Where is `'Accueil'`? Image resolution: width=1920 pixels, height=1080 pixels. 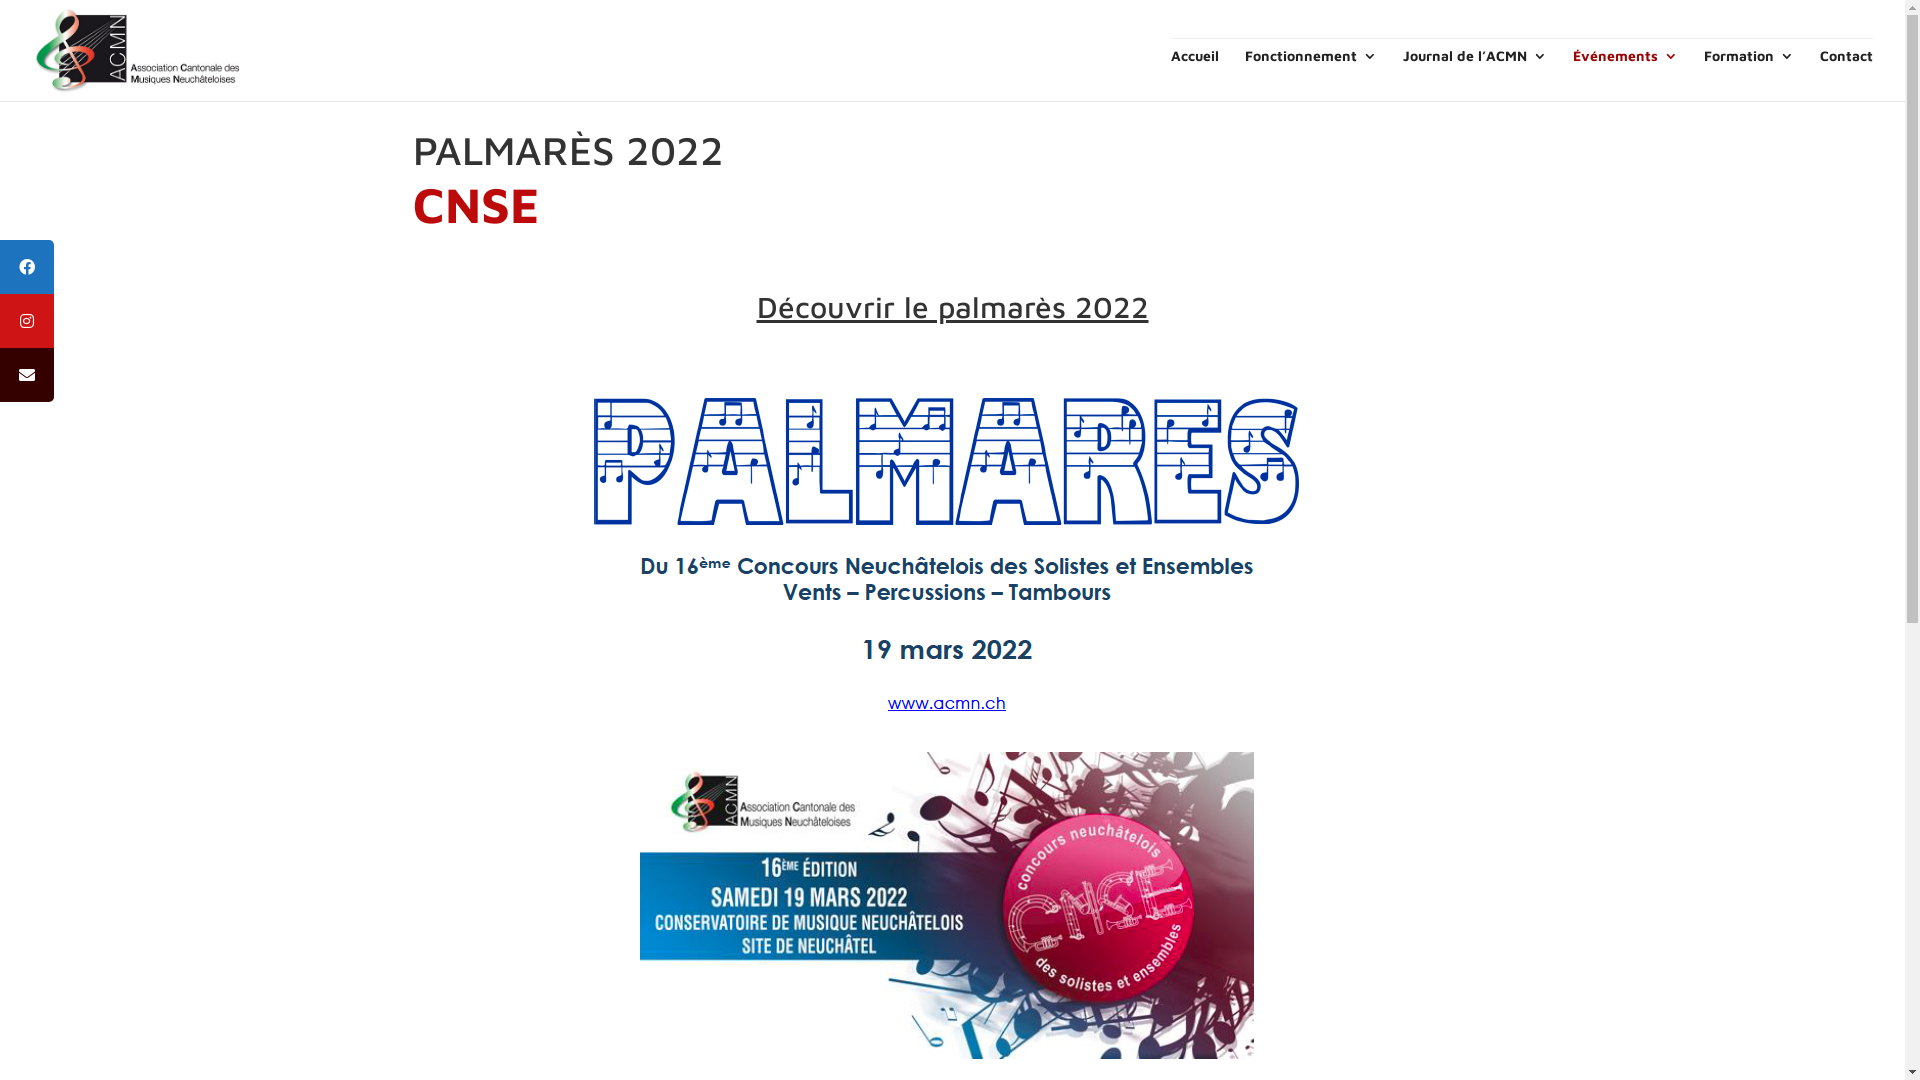 'Accueil' is located at coordinates (1171, 73).